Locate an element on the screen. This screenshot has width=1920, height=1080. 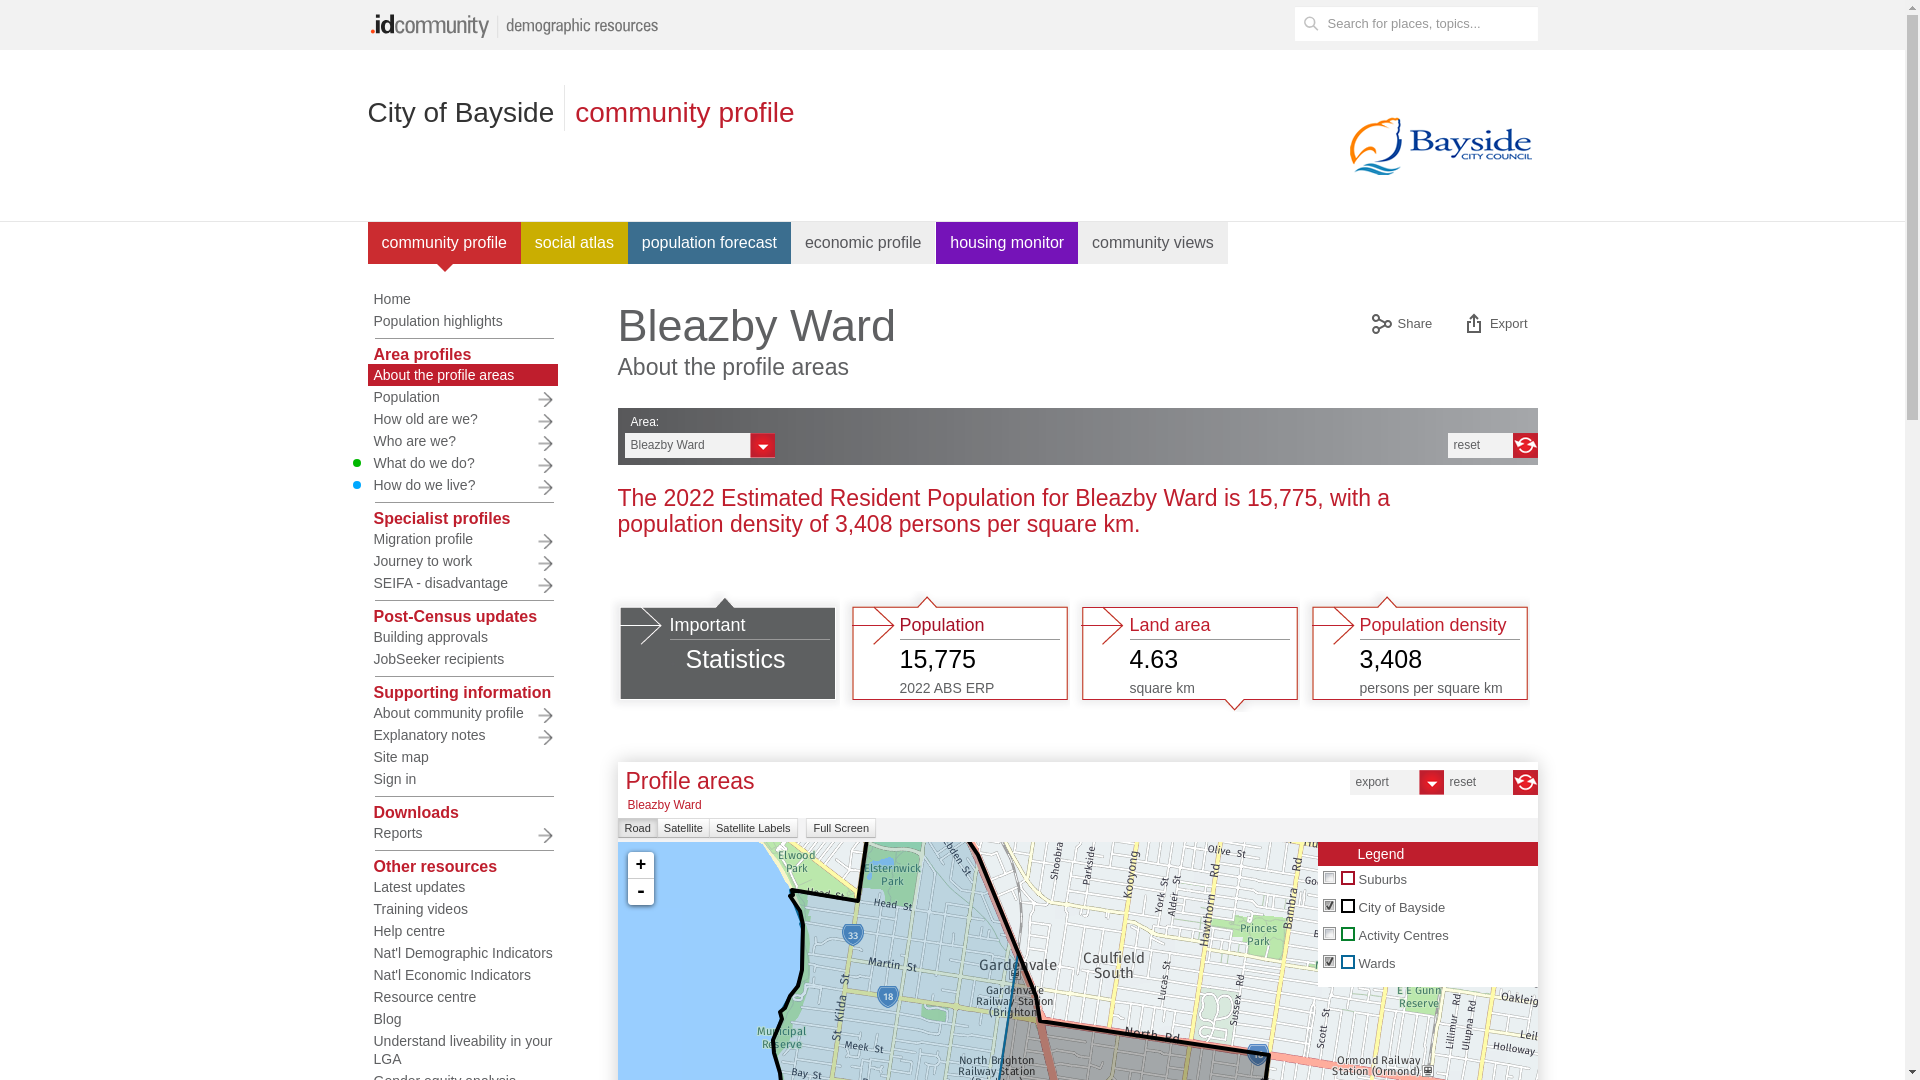
'Full Screen' is located at coordinates (806, 828).